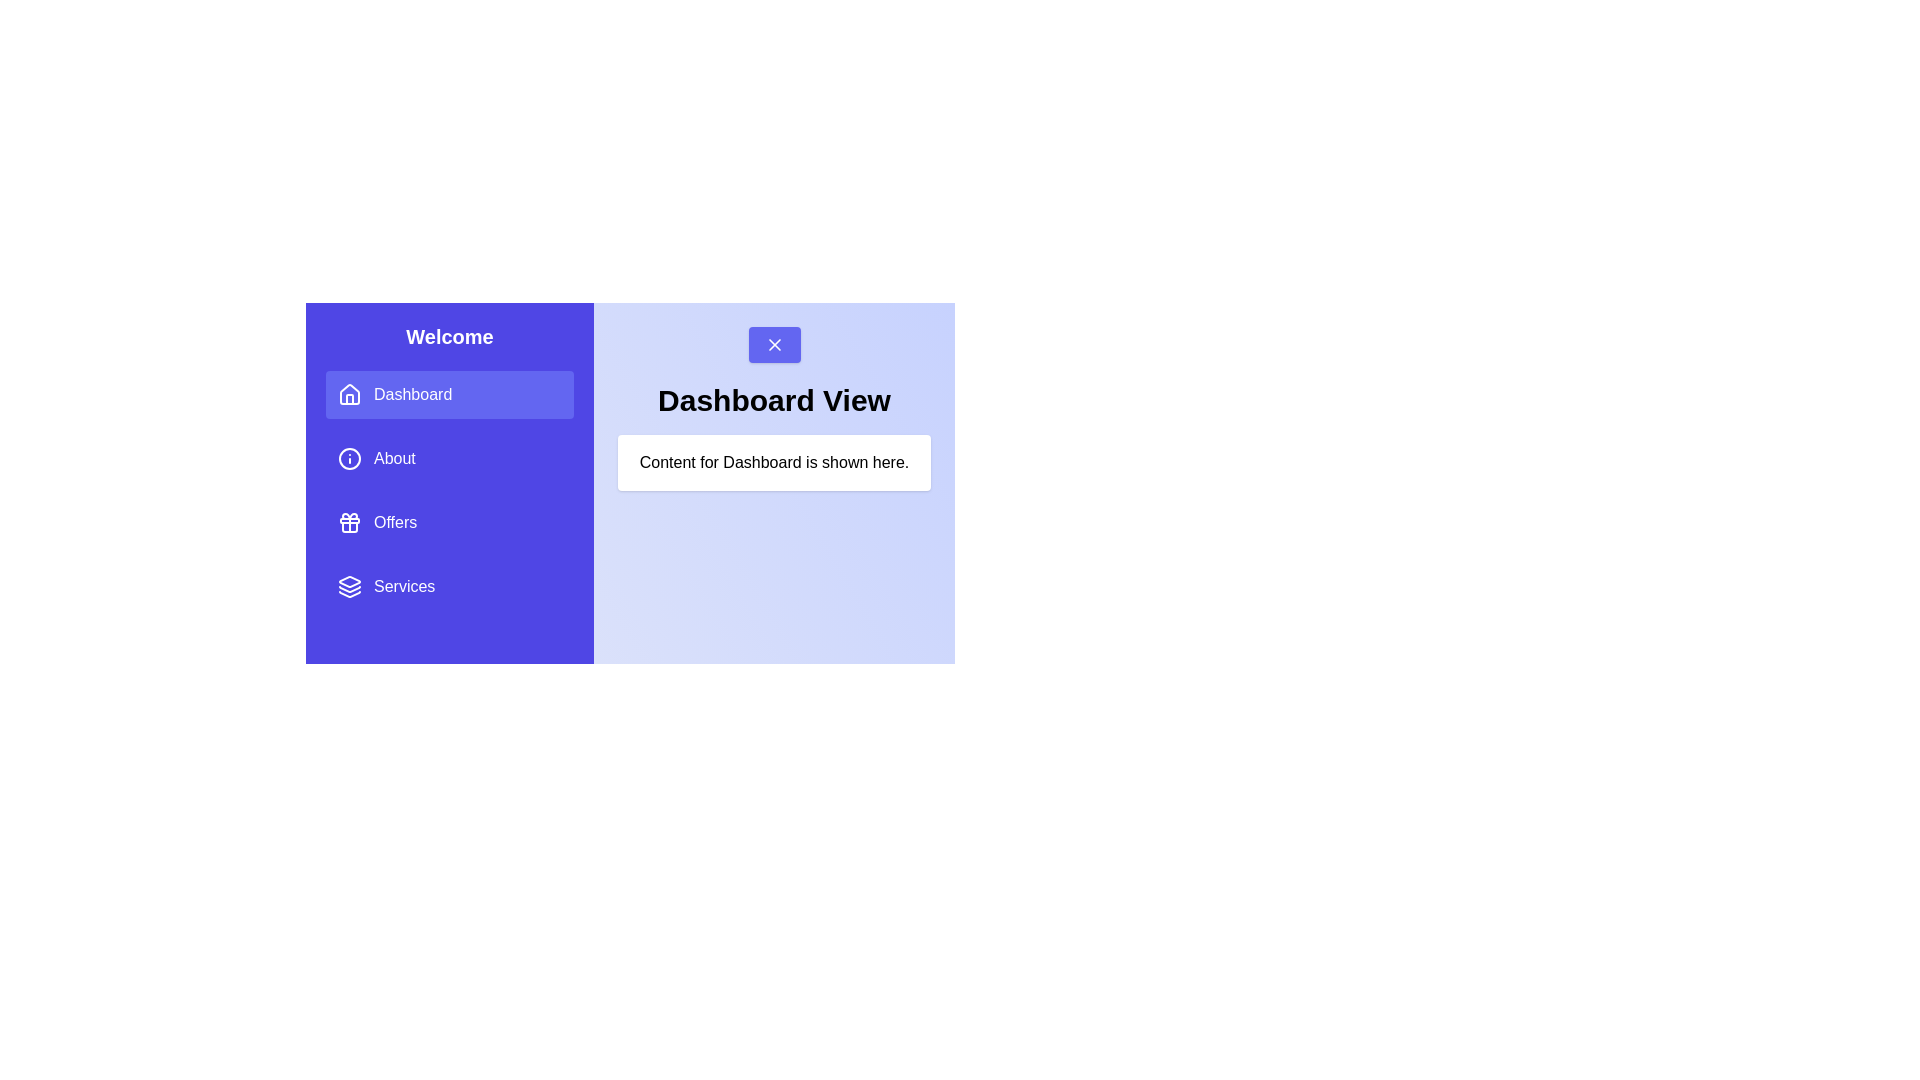 The image size is (1920, 1080). What do you see at coordinates (449, 459) in the screenshot?
I see `the menu item About to change the displayed content` at bounding box center [449, 459].